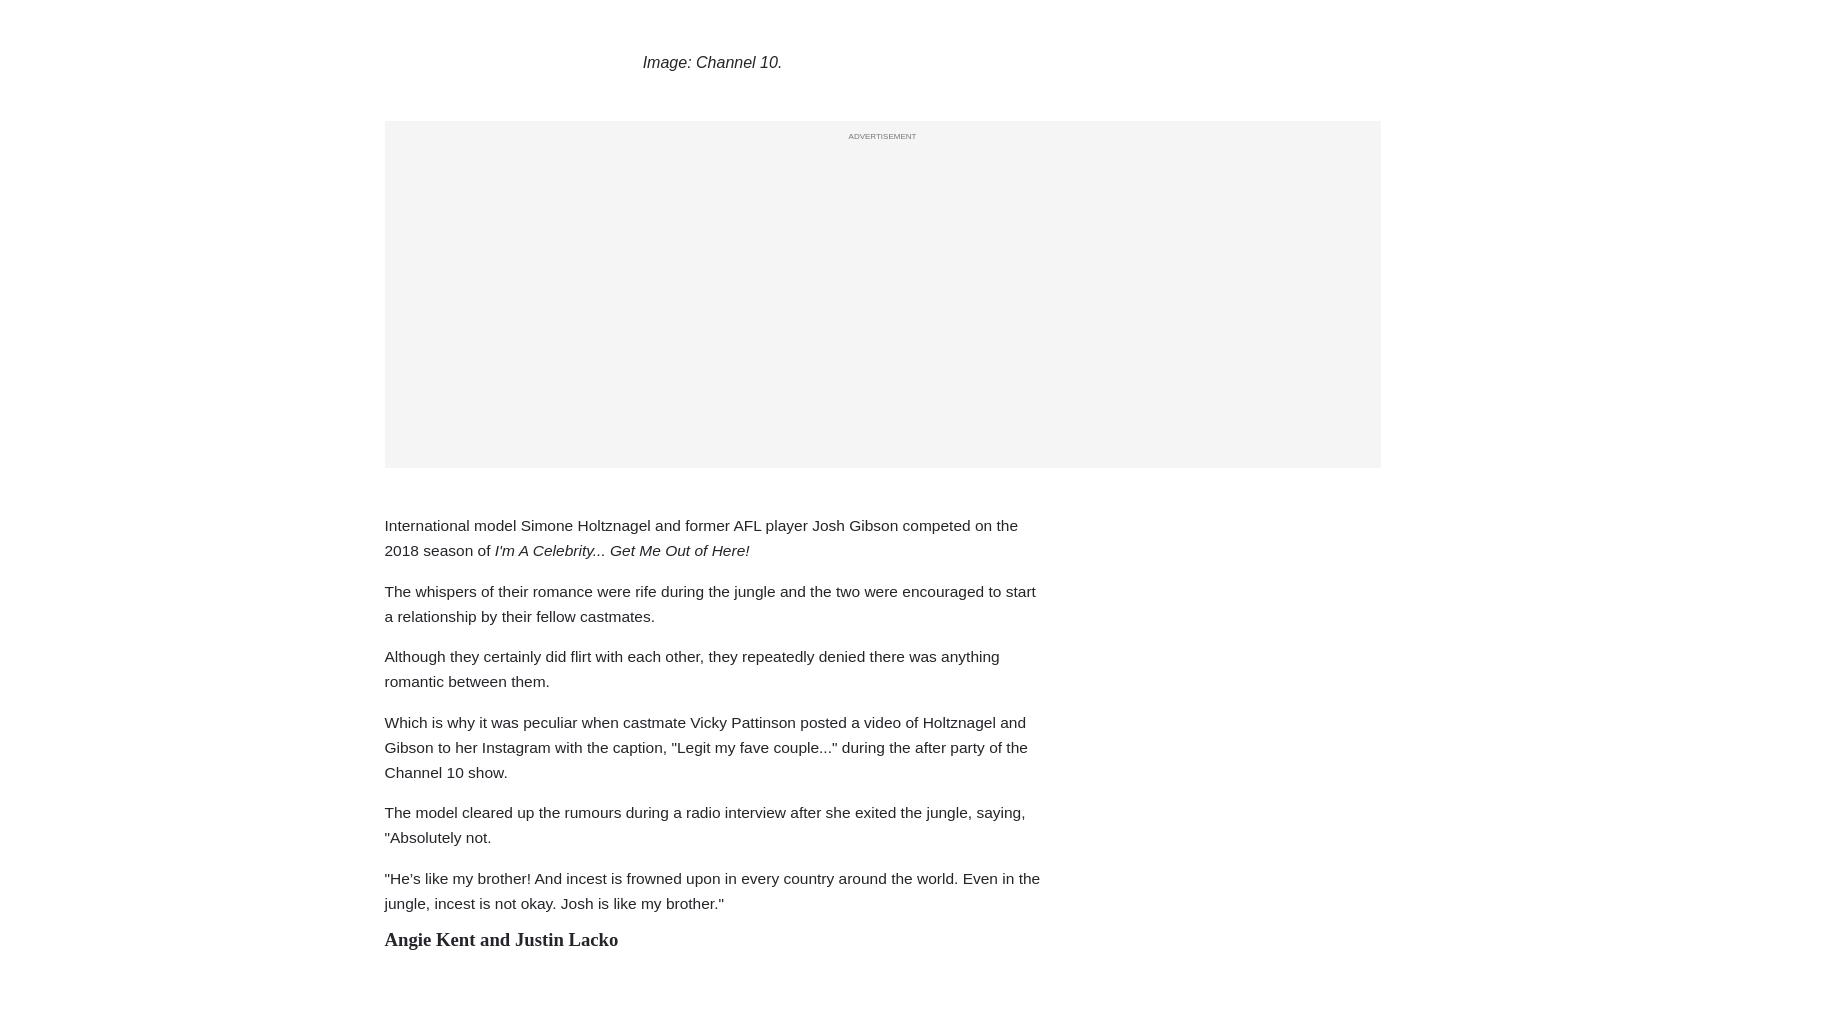 The height and width of the screenshot is (1032, 1843). What do you see at coordinates (690, 668) in the screenshot?
I see `'Although they certainly did flirt with each other, they repeatedly denied there was anything romantic between them.'` at bounding box center [690, 668].